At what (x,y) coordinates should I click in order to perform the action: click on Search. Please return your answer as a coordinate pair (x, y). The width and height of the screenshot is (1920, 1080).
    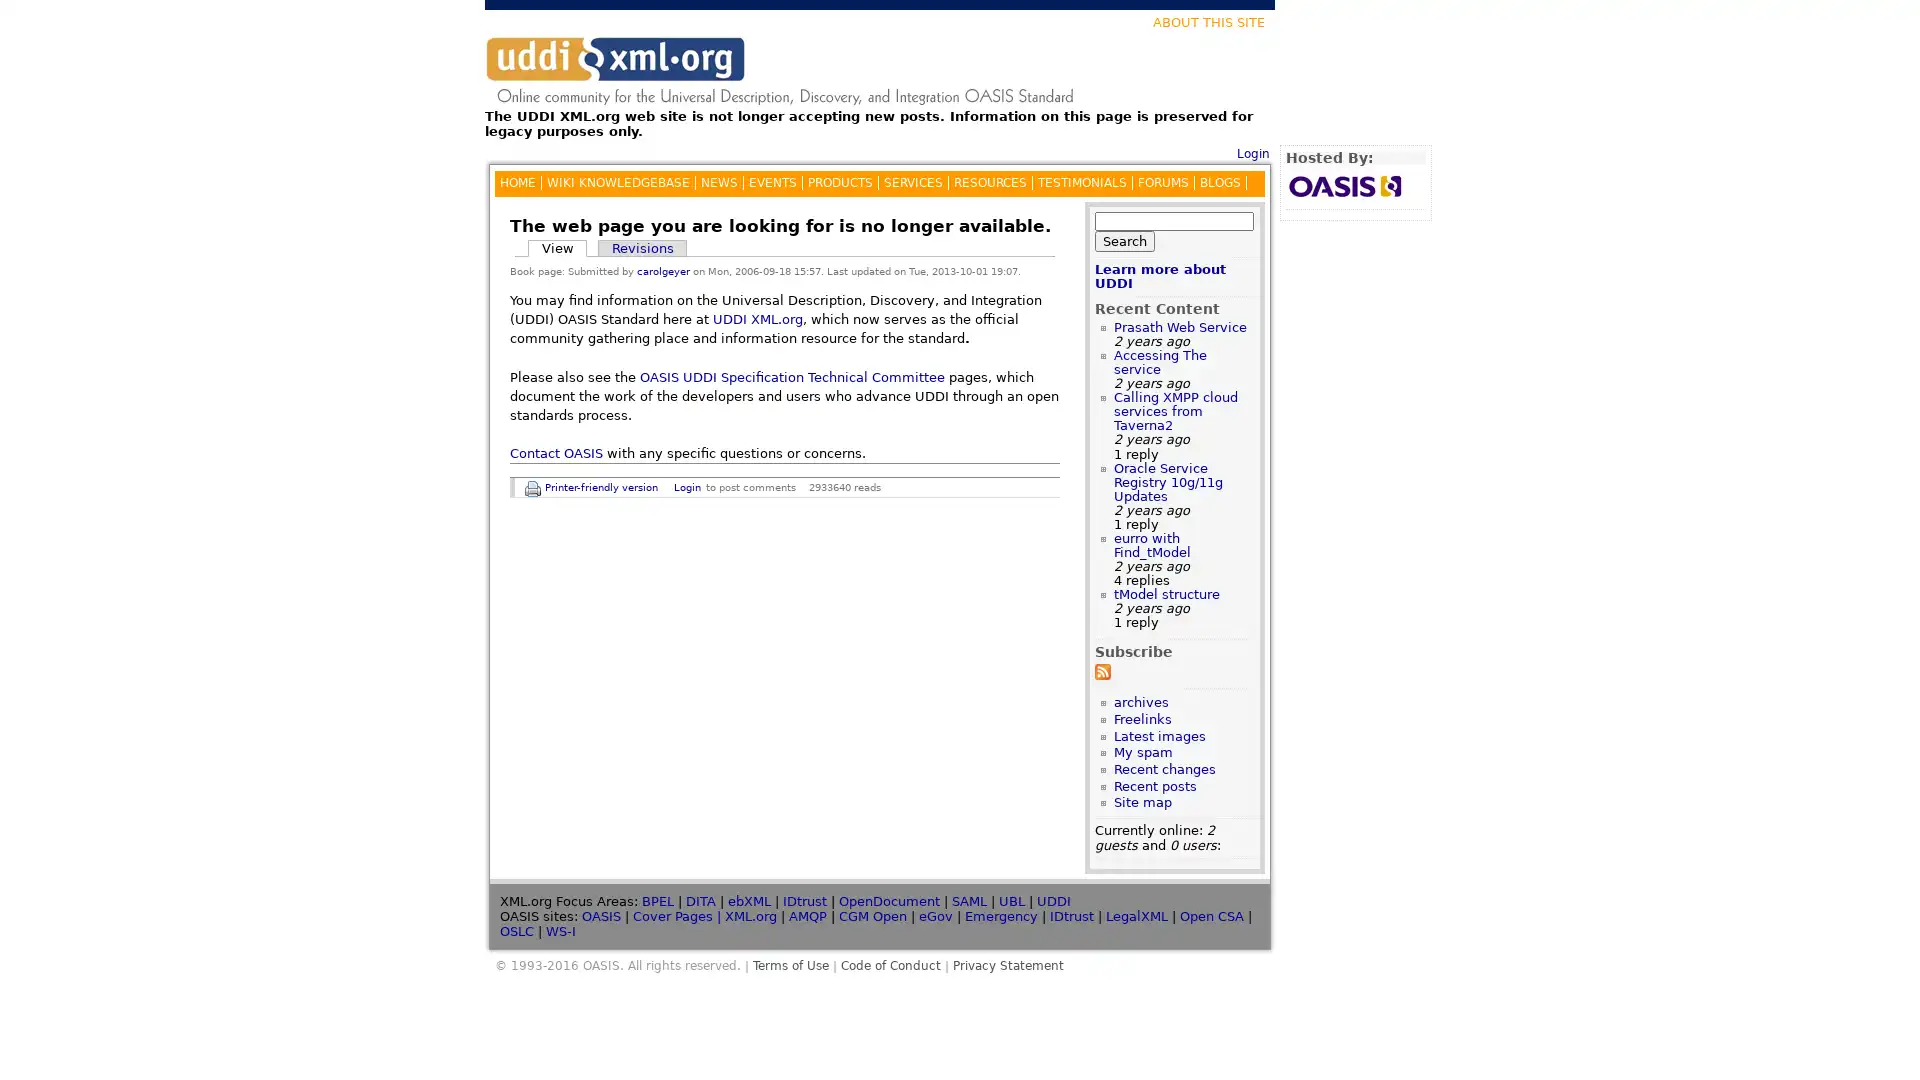
    Looking at the image, I should click on (1124, 239).